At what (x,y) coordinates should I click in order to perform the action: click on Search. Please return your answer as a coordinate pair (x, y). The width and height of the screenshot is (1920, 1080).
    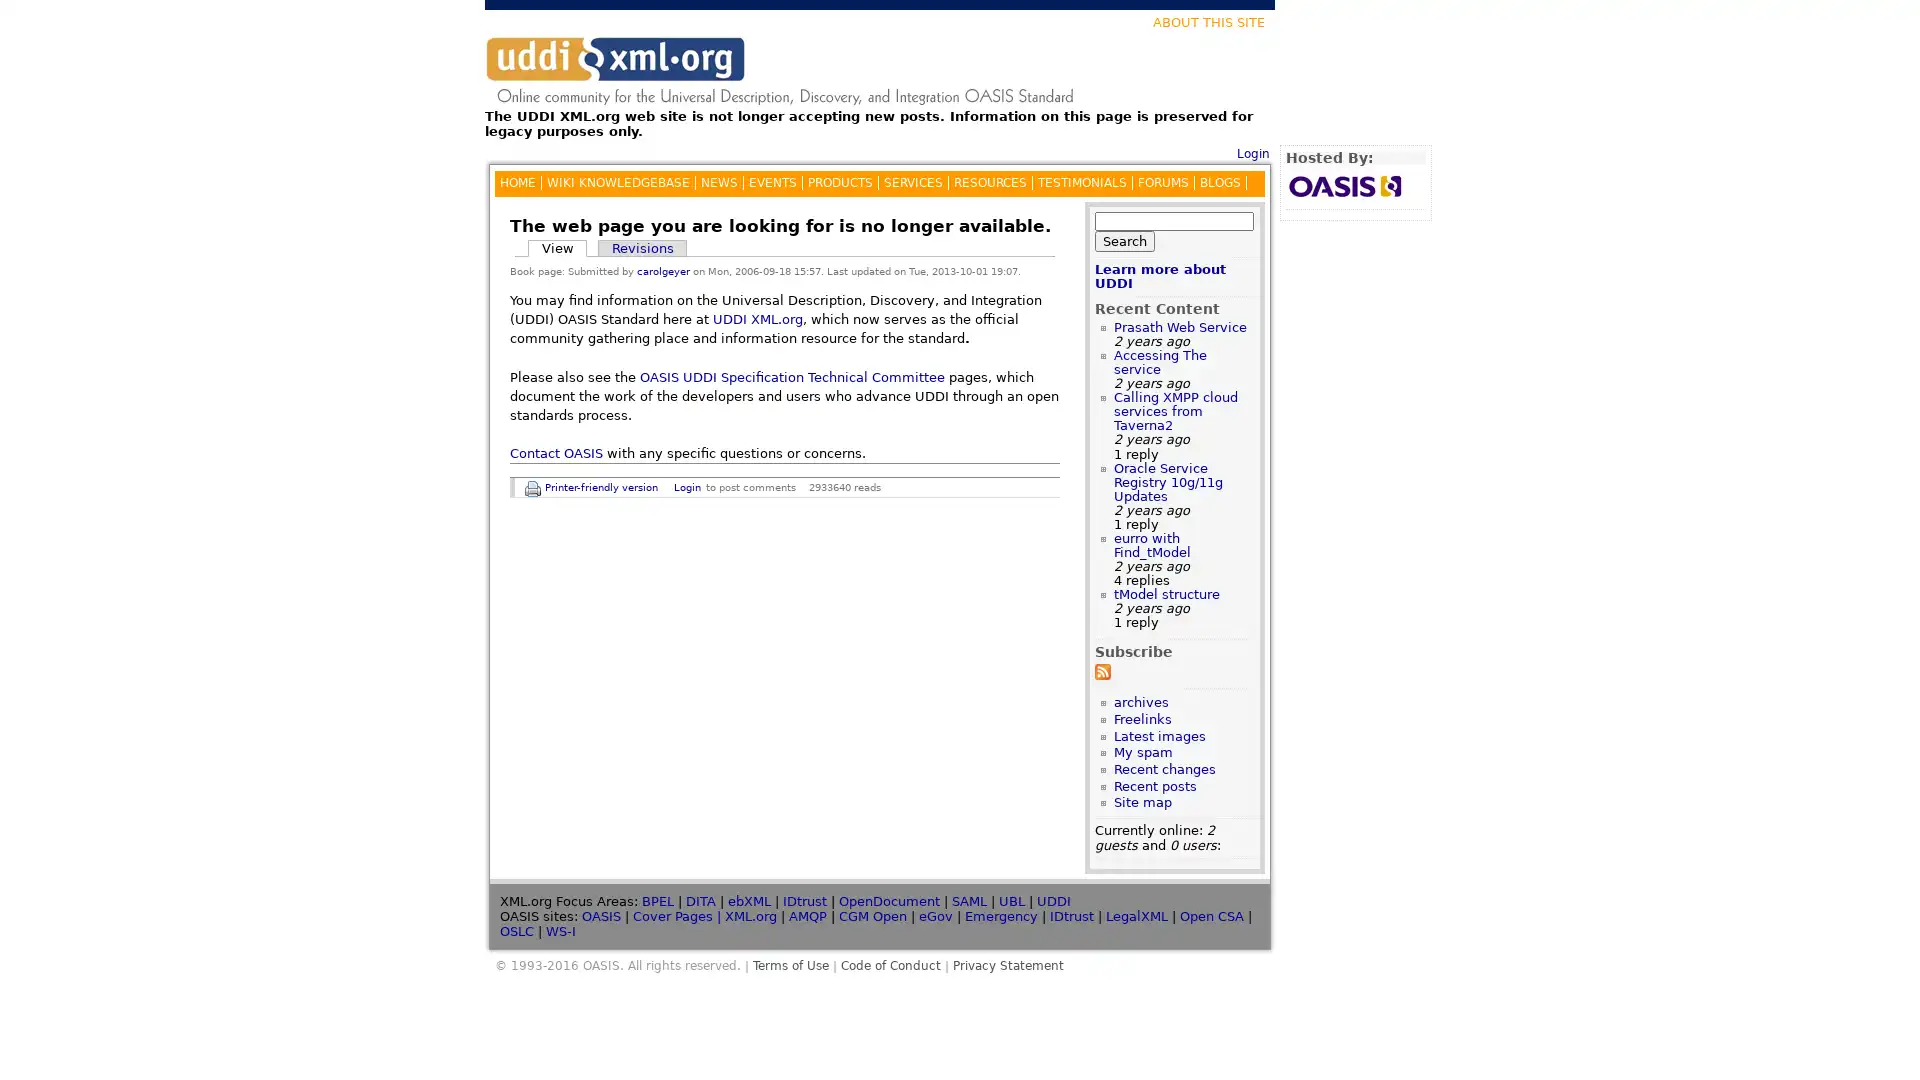
    Looking at the image, I should click on (1124, 239).